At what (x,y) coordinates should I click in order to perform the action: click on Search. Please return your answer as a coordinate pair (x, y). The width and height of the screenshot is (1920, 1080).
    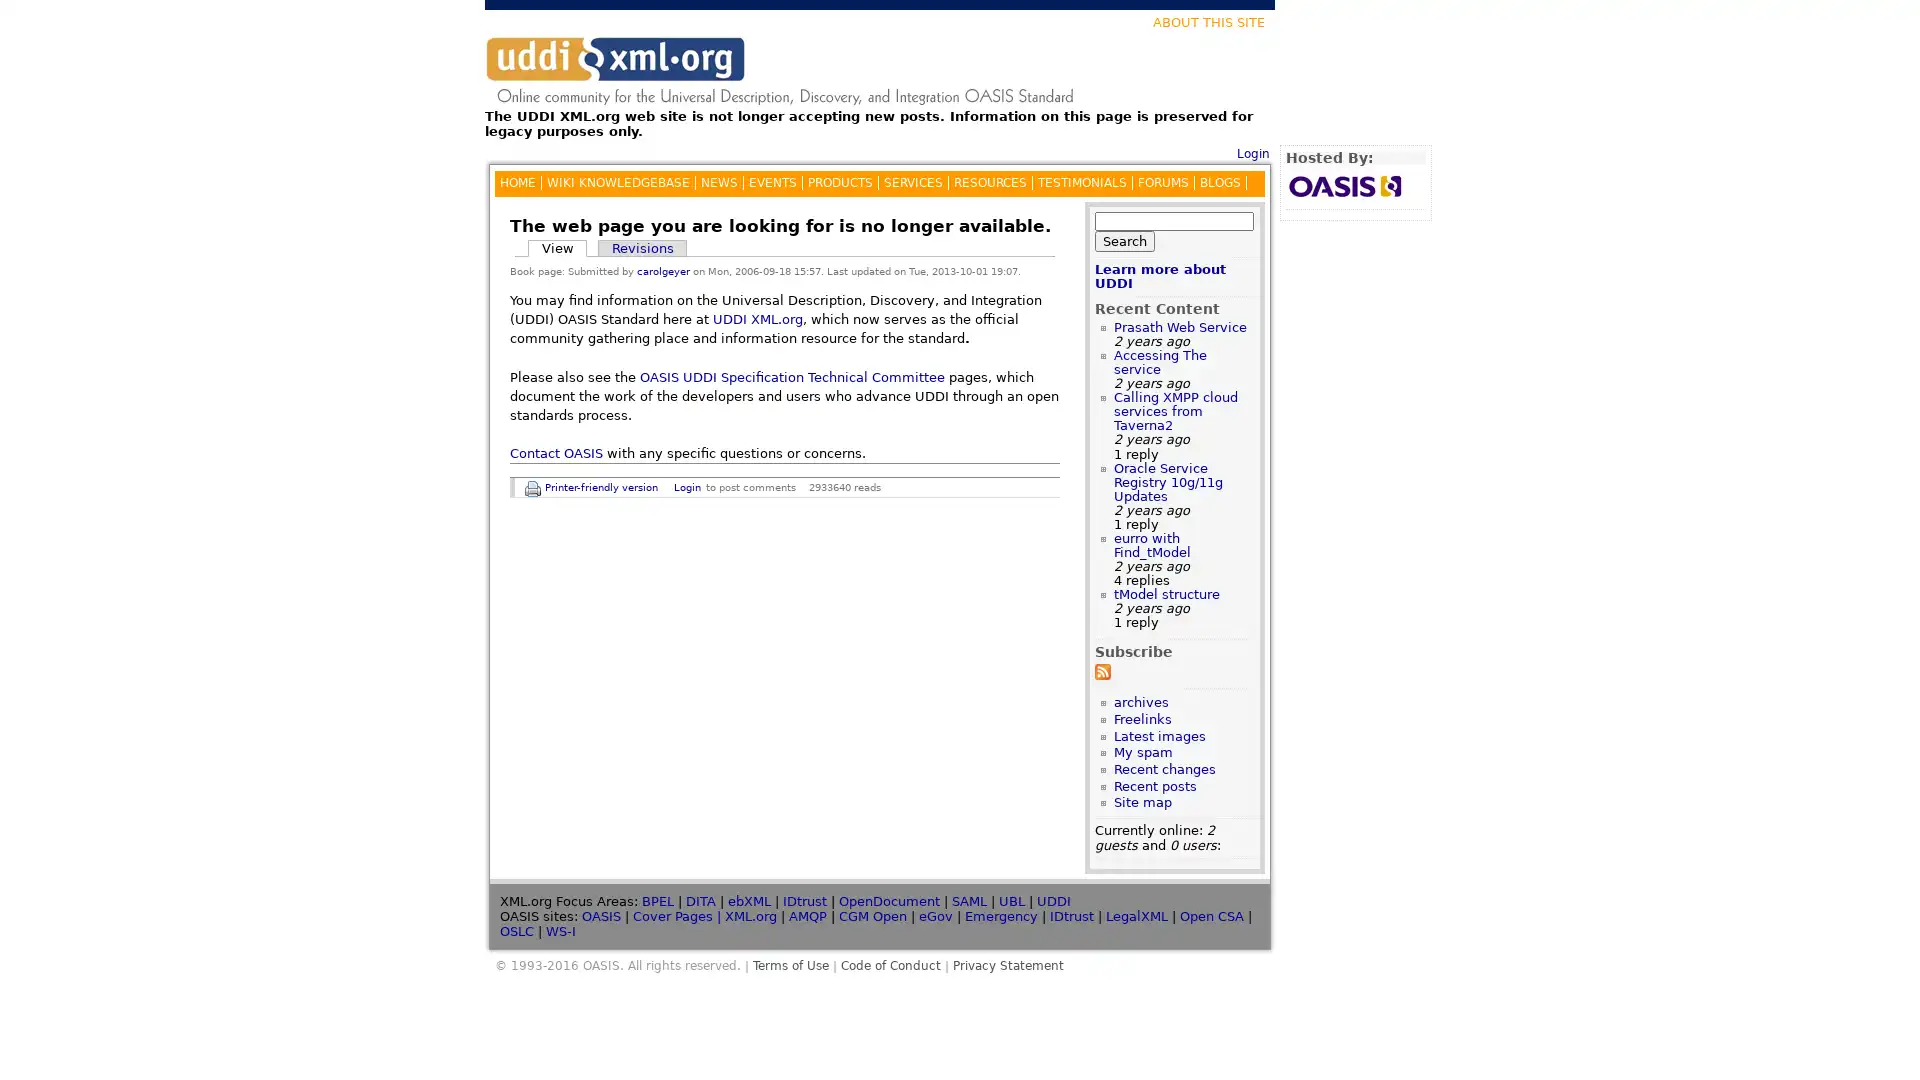
    Looking at the image, I should click on (1124, 239).